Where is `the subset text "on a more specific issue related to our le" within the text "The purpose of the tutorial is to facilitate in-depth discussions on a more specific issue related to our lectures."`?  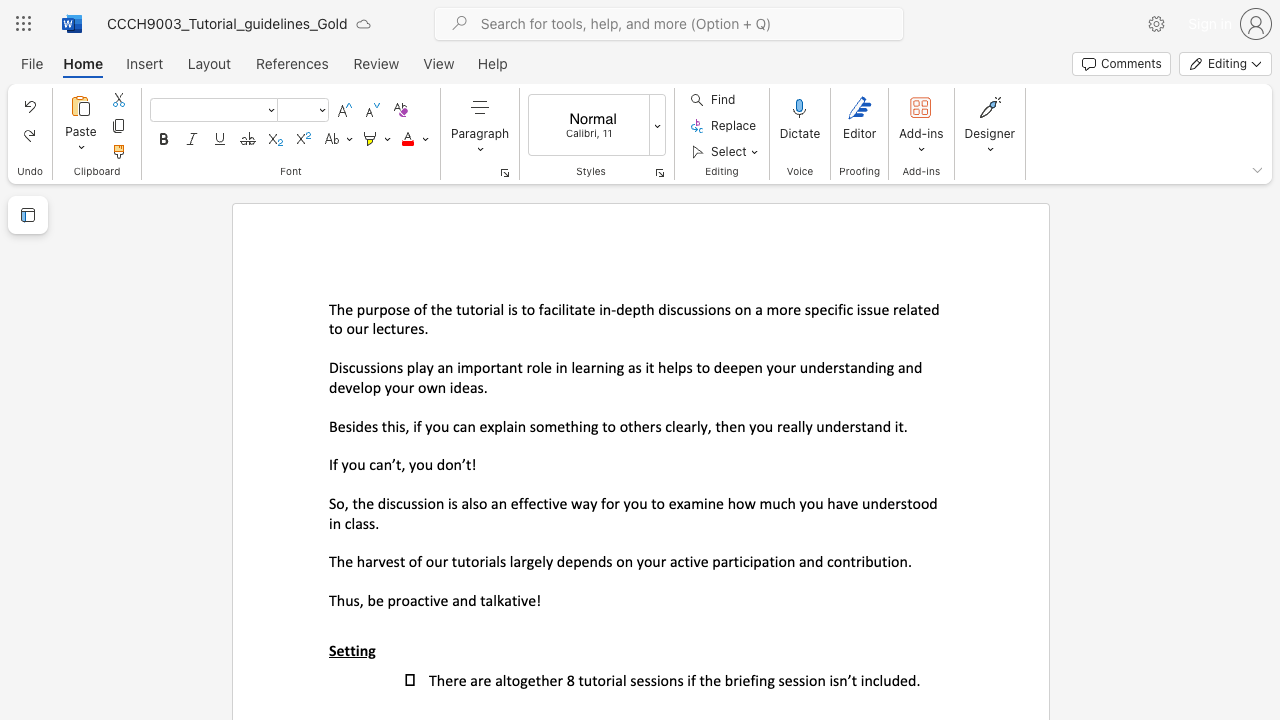
the subset text "on a more specific issue related to our le" within the text "The purpose of the tutorial is to facilitate in-depth discussions on a more specific issue related to our lectures." is located at coordinates (733, 309).